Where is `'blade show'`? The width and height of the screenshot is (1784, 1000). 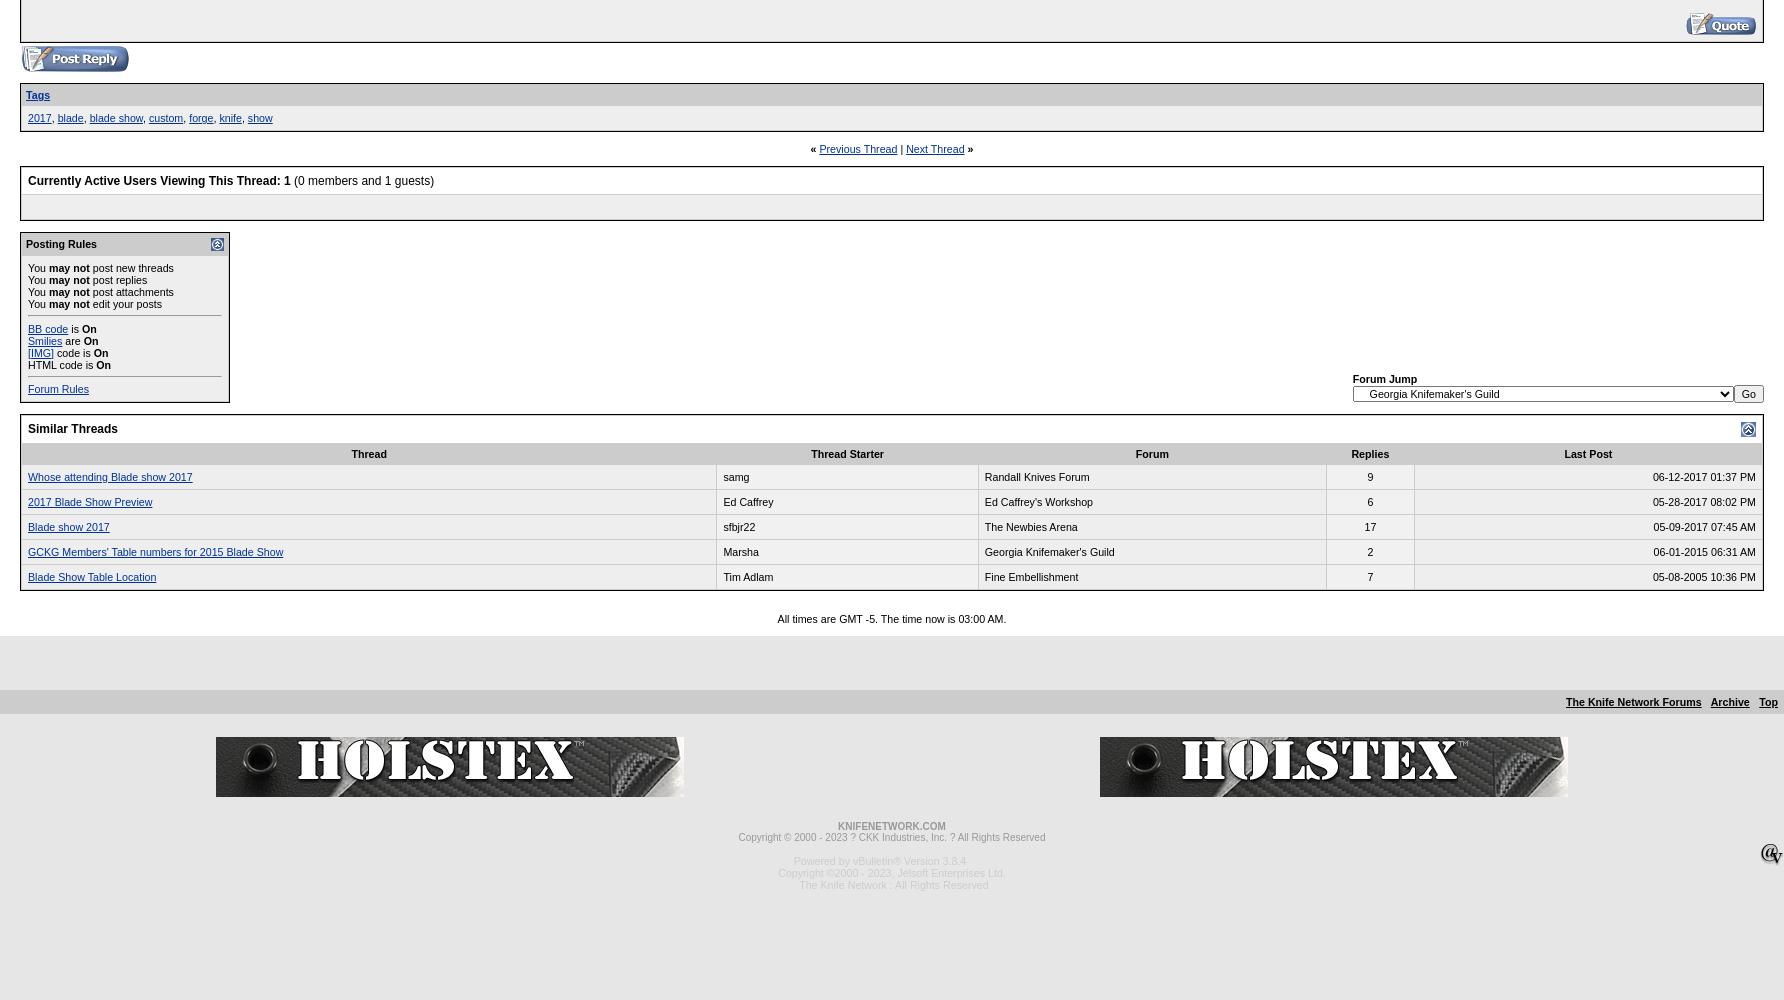 'blade show' is located at coordinates (114, 117).